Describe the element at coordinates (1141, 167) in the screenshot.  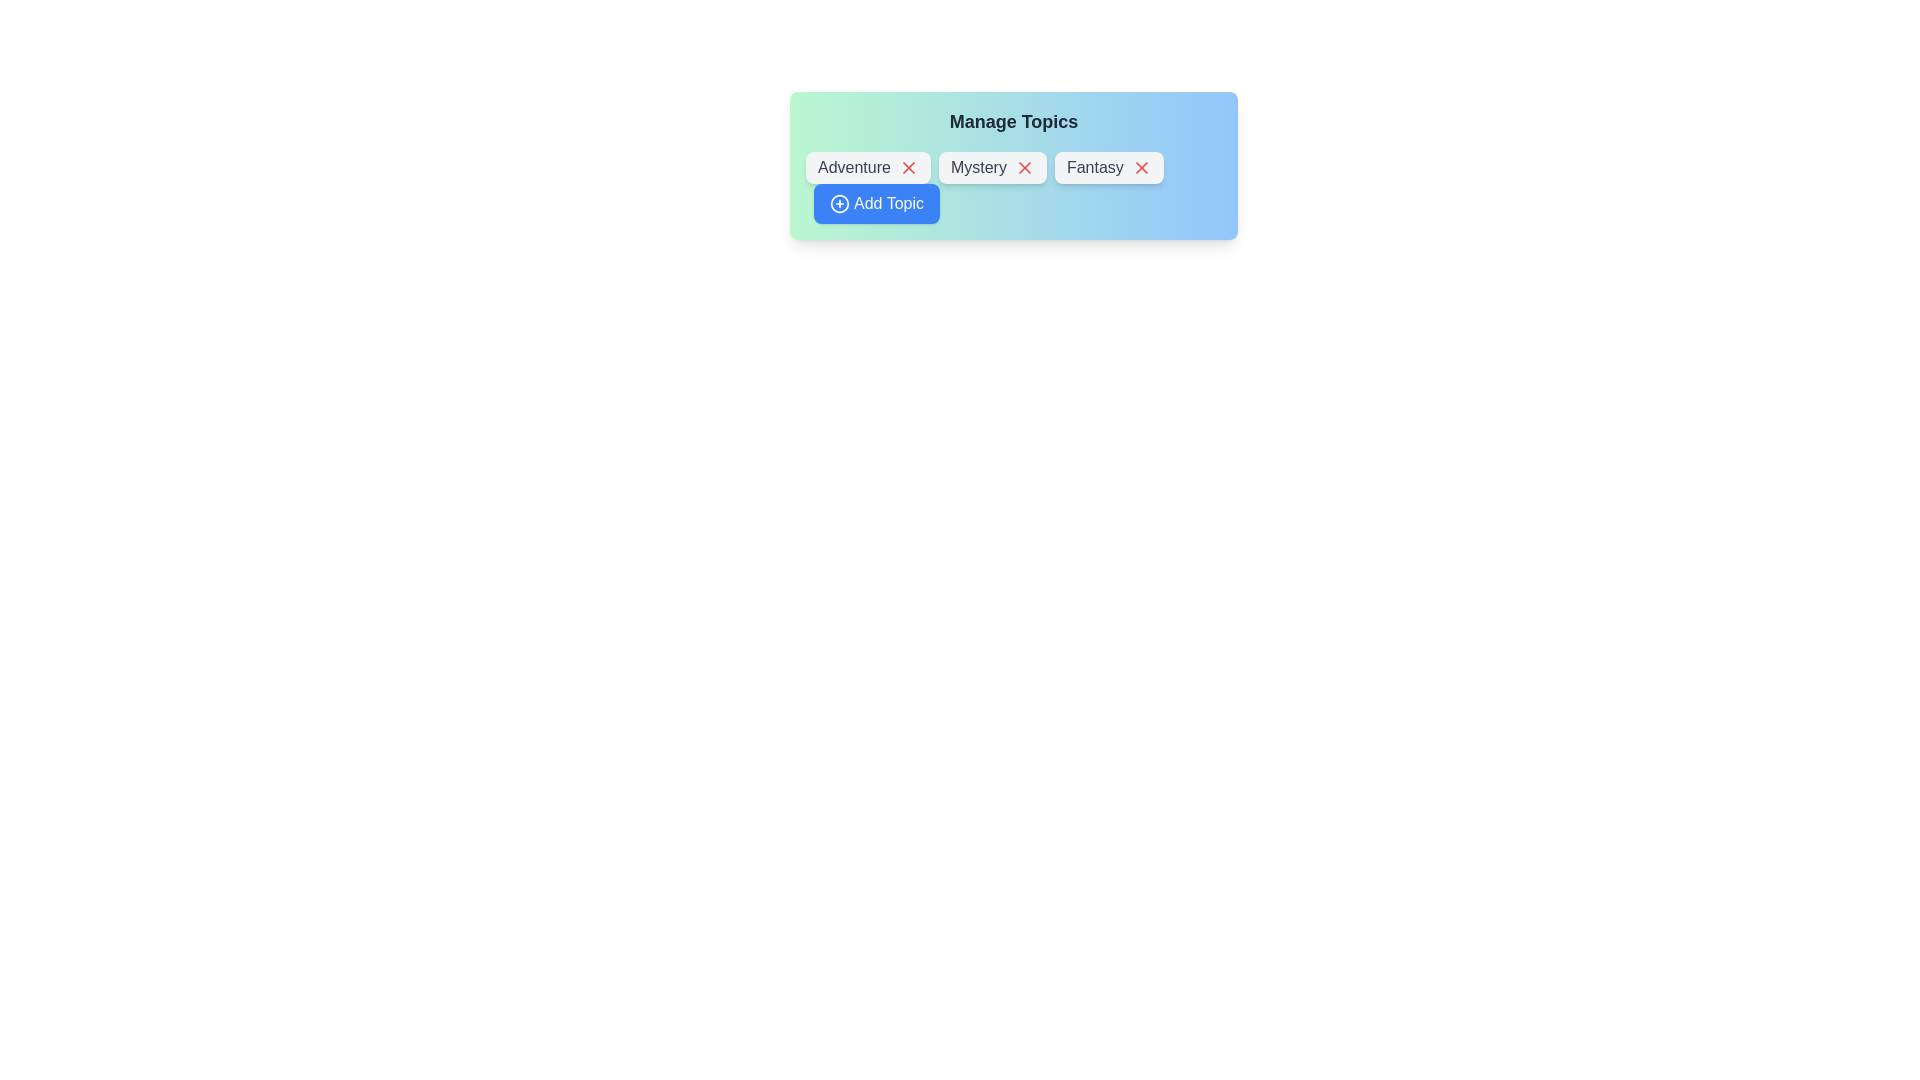
I see `'X' button on the chip labeled 'Fantasy' to delete it` at that location.